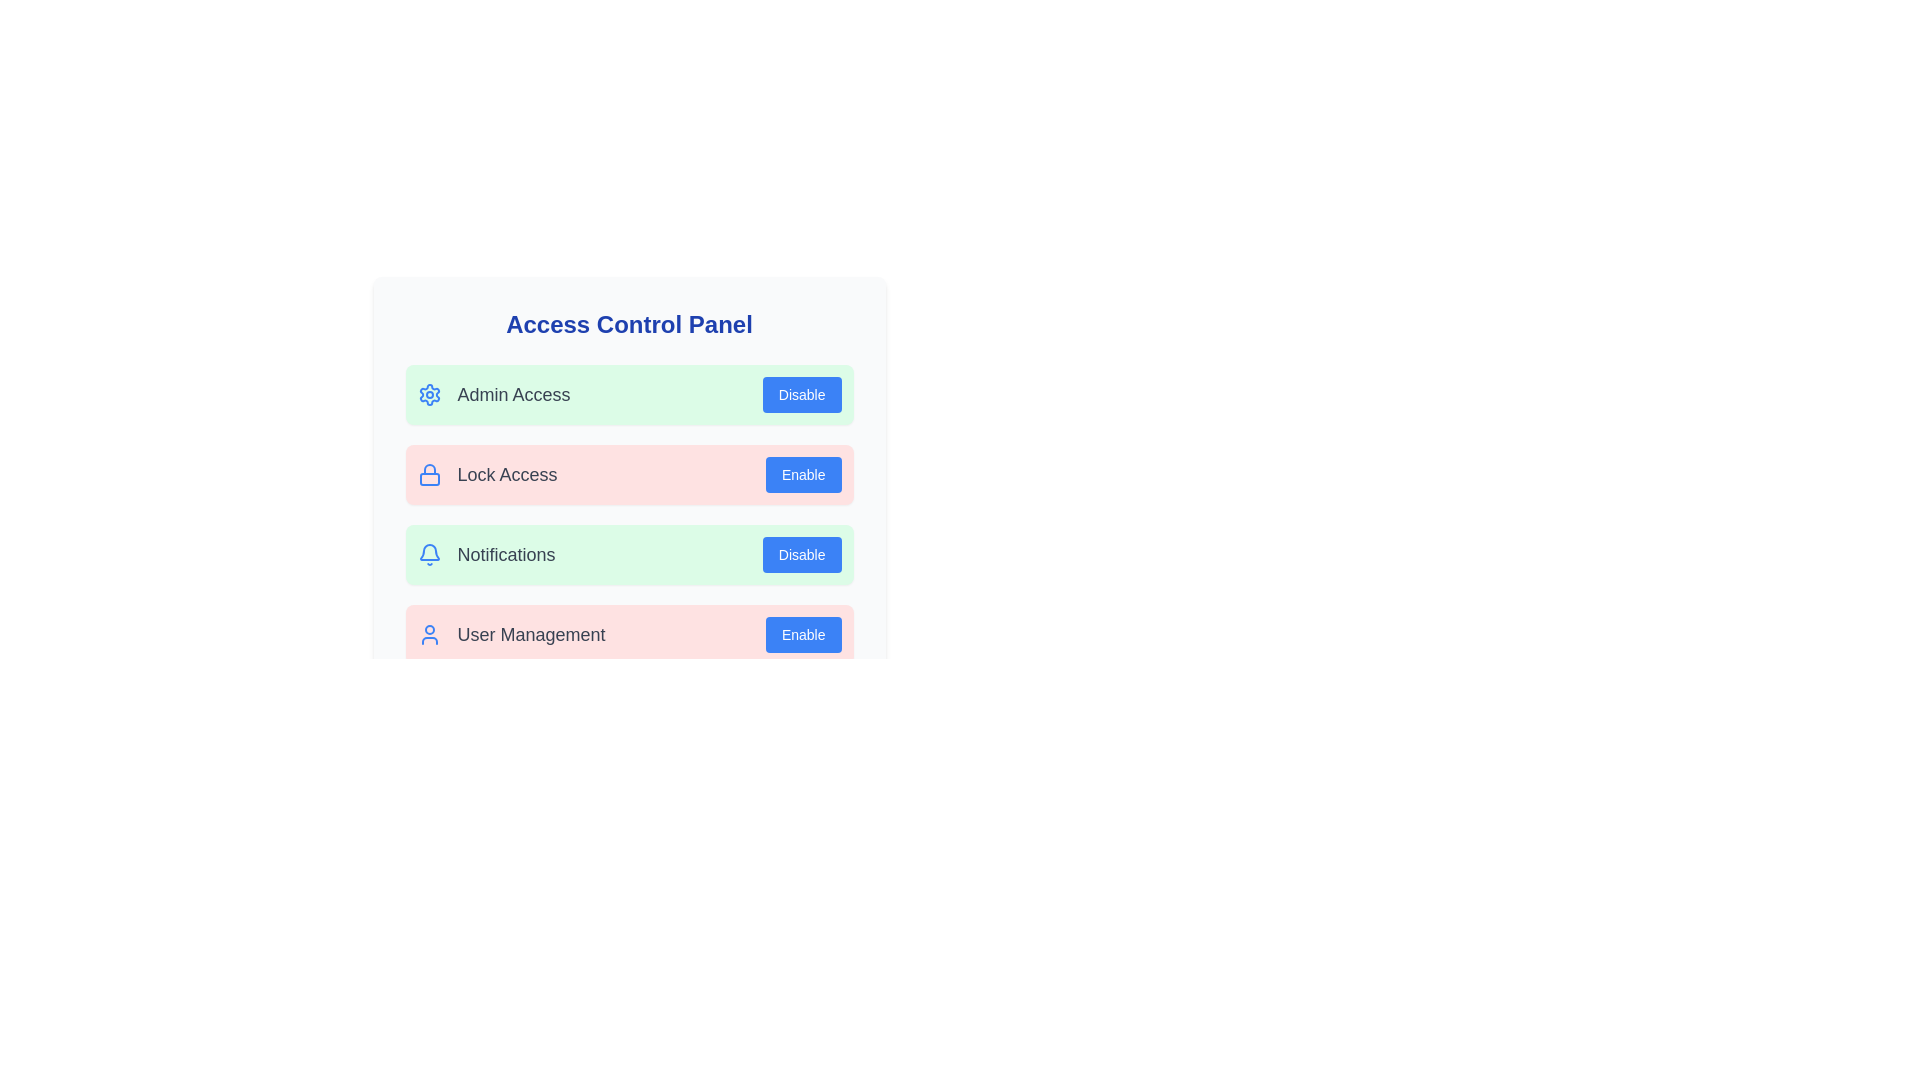 The image size is (1920, 1080). I want to click on the title 'Access Control Panel' to open the context menu or trigger interactions, so click(628, 323).